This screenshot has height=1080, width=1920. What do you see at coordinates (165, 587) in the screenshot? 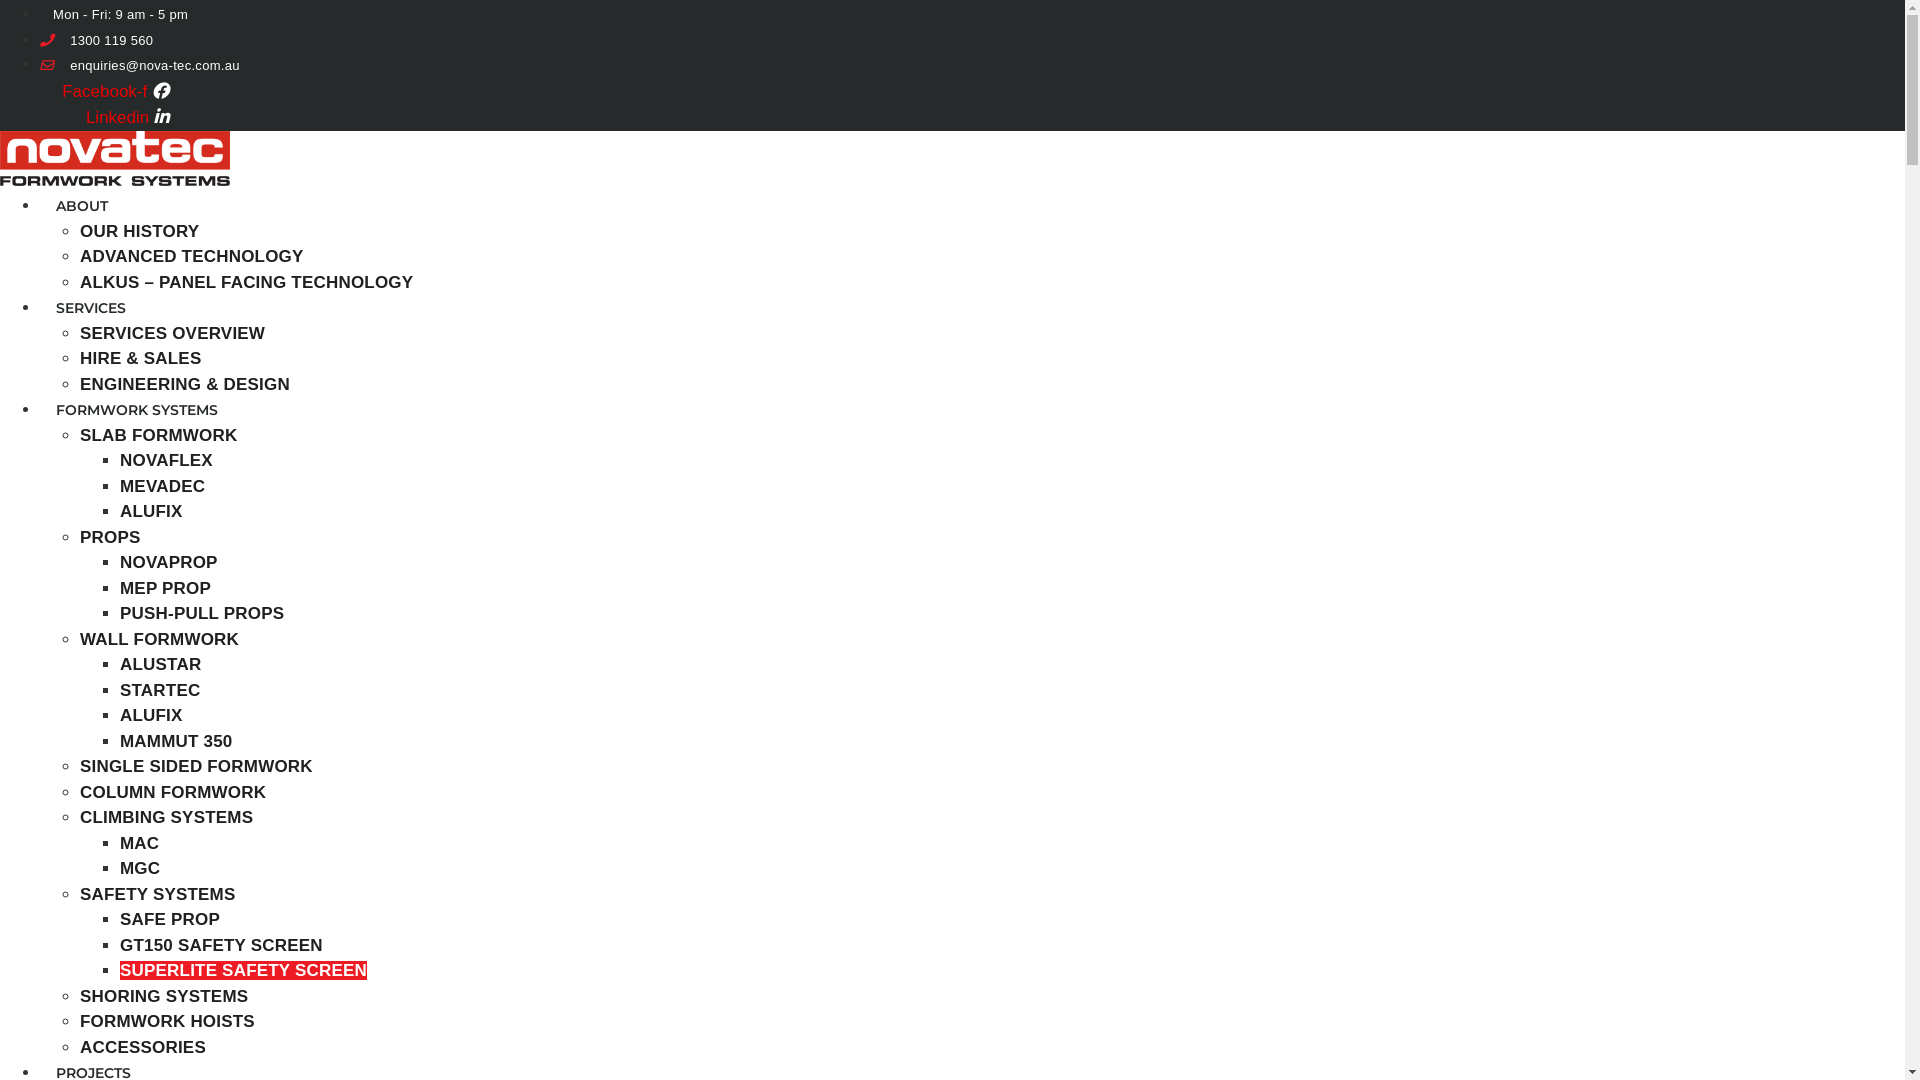
I see `'MEP PROP'` at bounding box center [165, 587].